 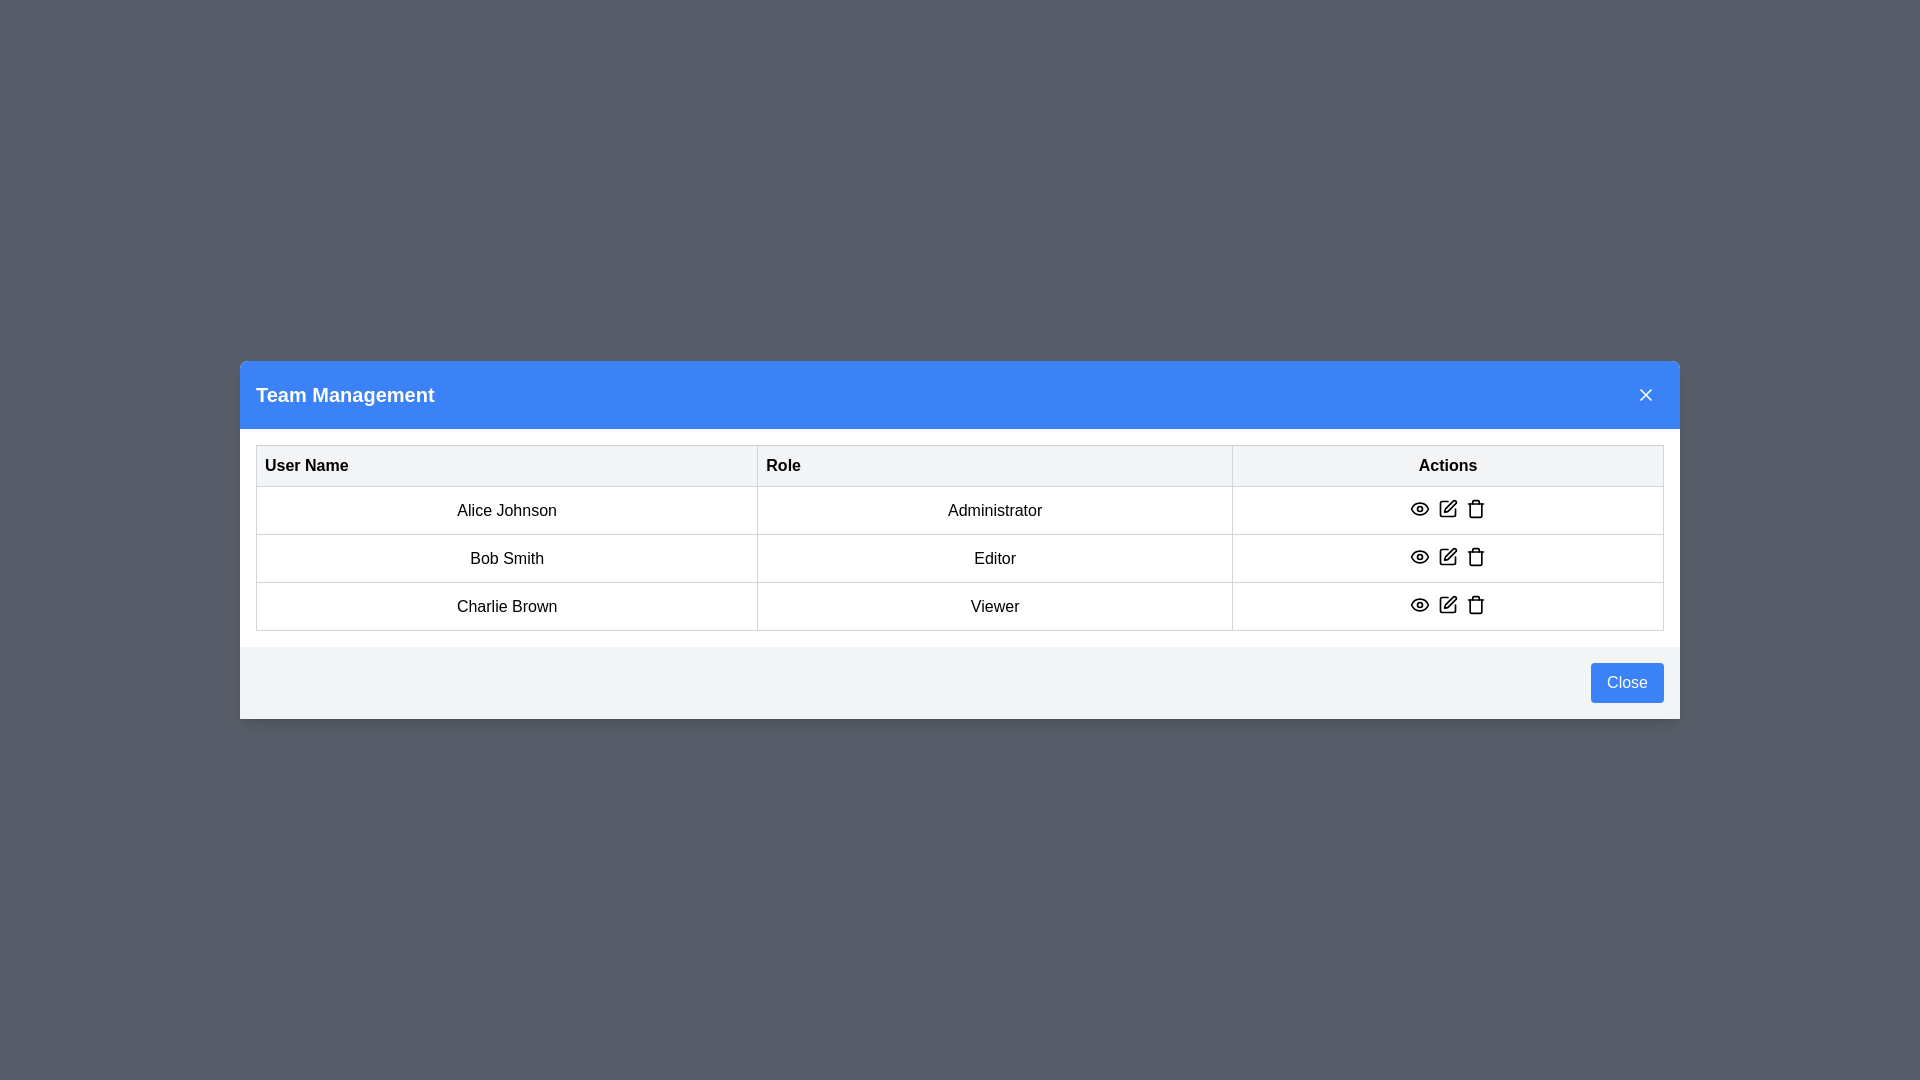 What do you see at coordinates (995, 509) in the screenshot?
I see `the text label displaying 'Administrator' located in the second column under the 'Role' header in the first row of the table in the 'Team Management' section` at bounding box center [995, 509].